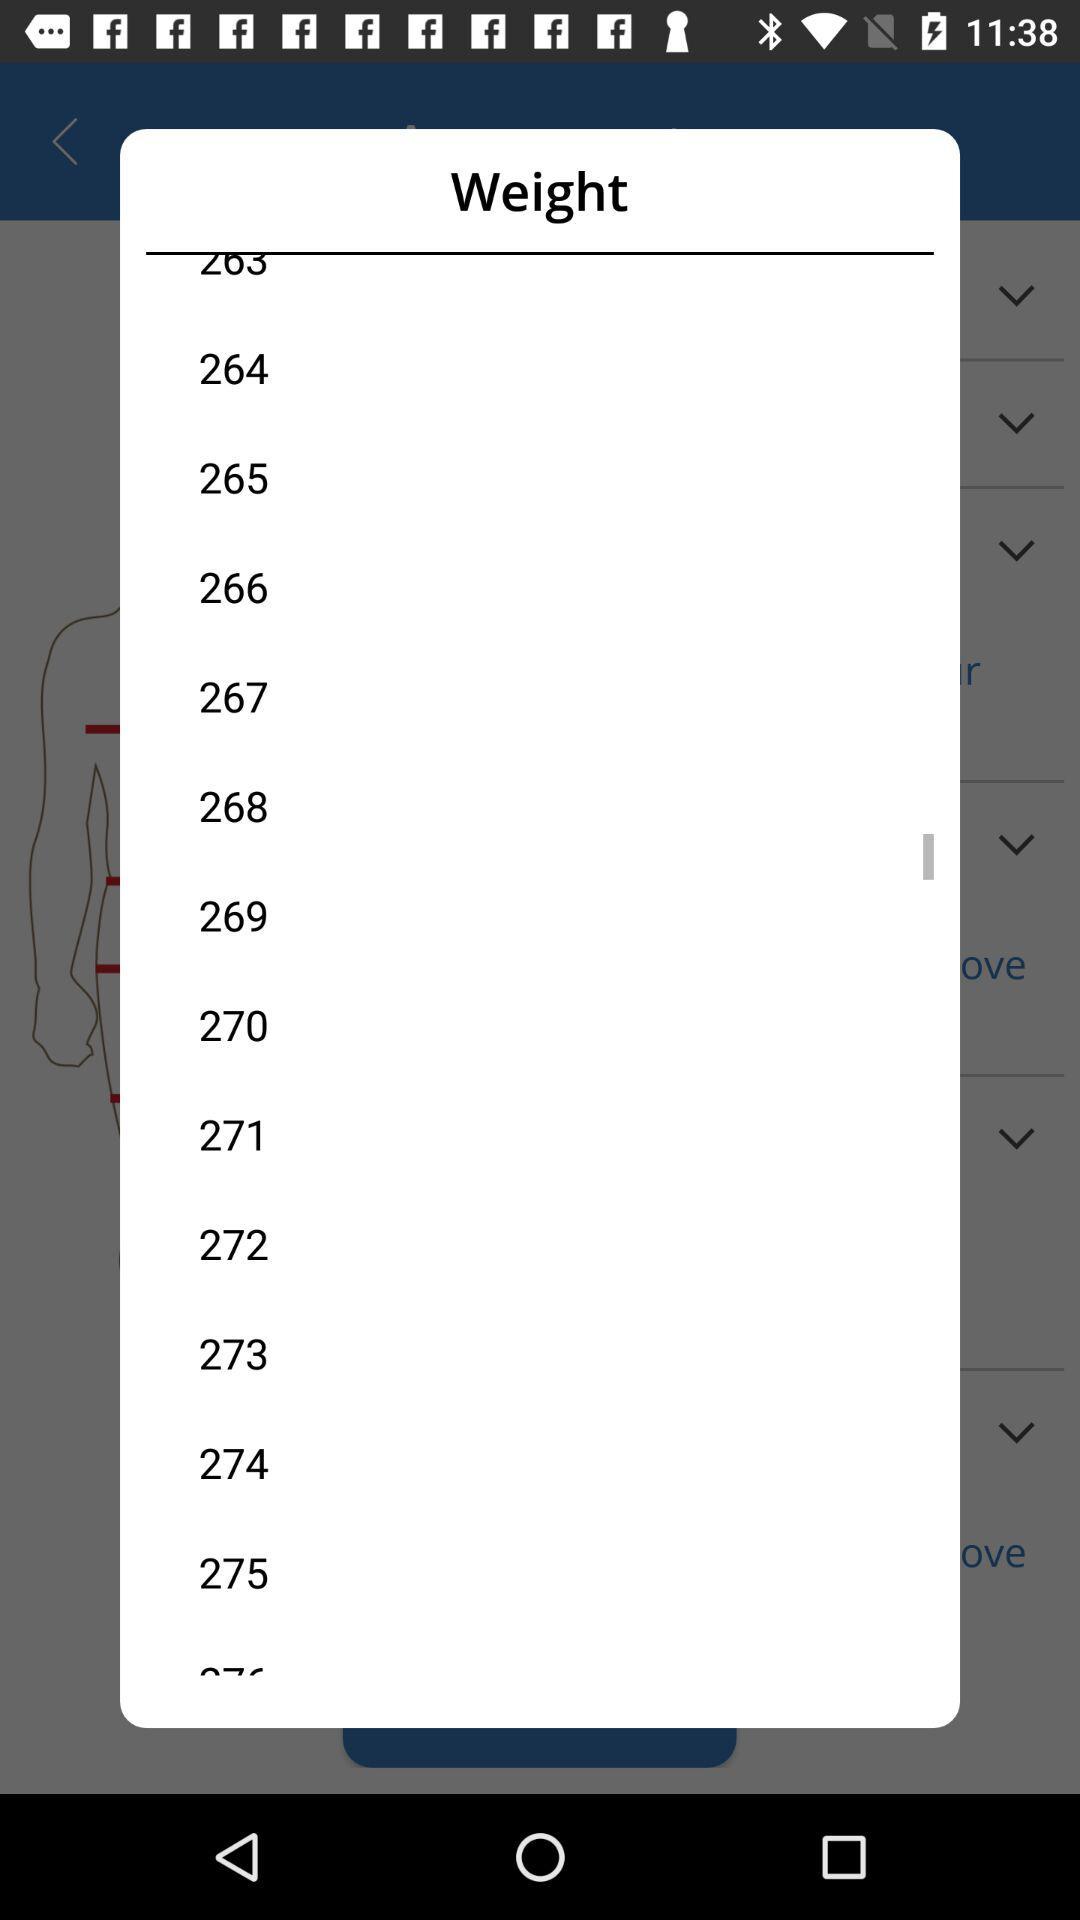  What do you see at coordinates (369, 1462) in the screenshot?
I see `item below the 273 icon` at bounding box center [369, 1462].